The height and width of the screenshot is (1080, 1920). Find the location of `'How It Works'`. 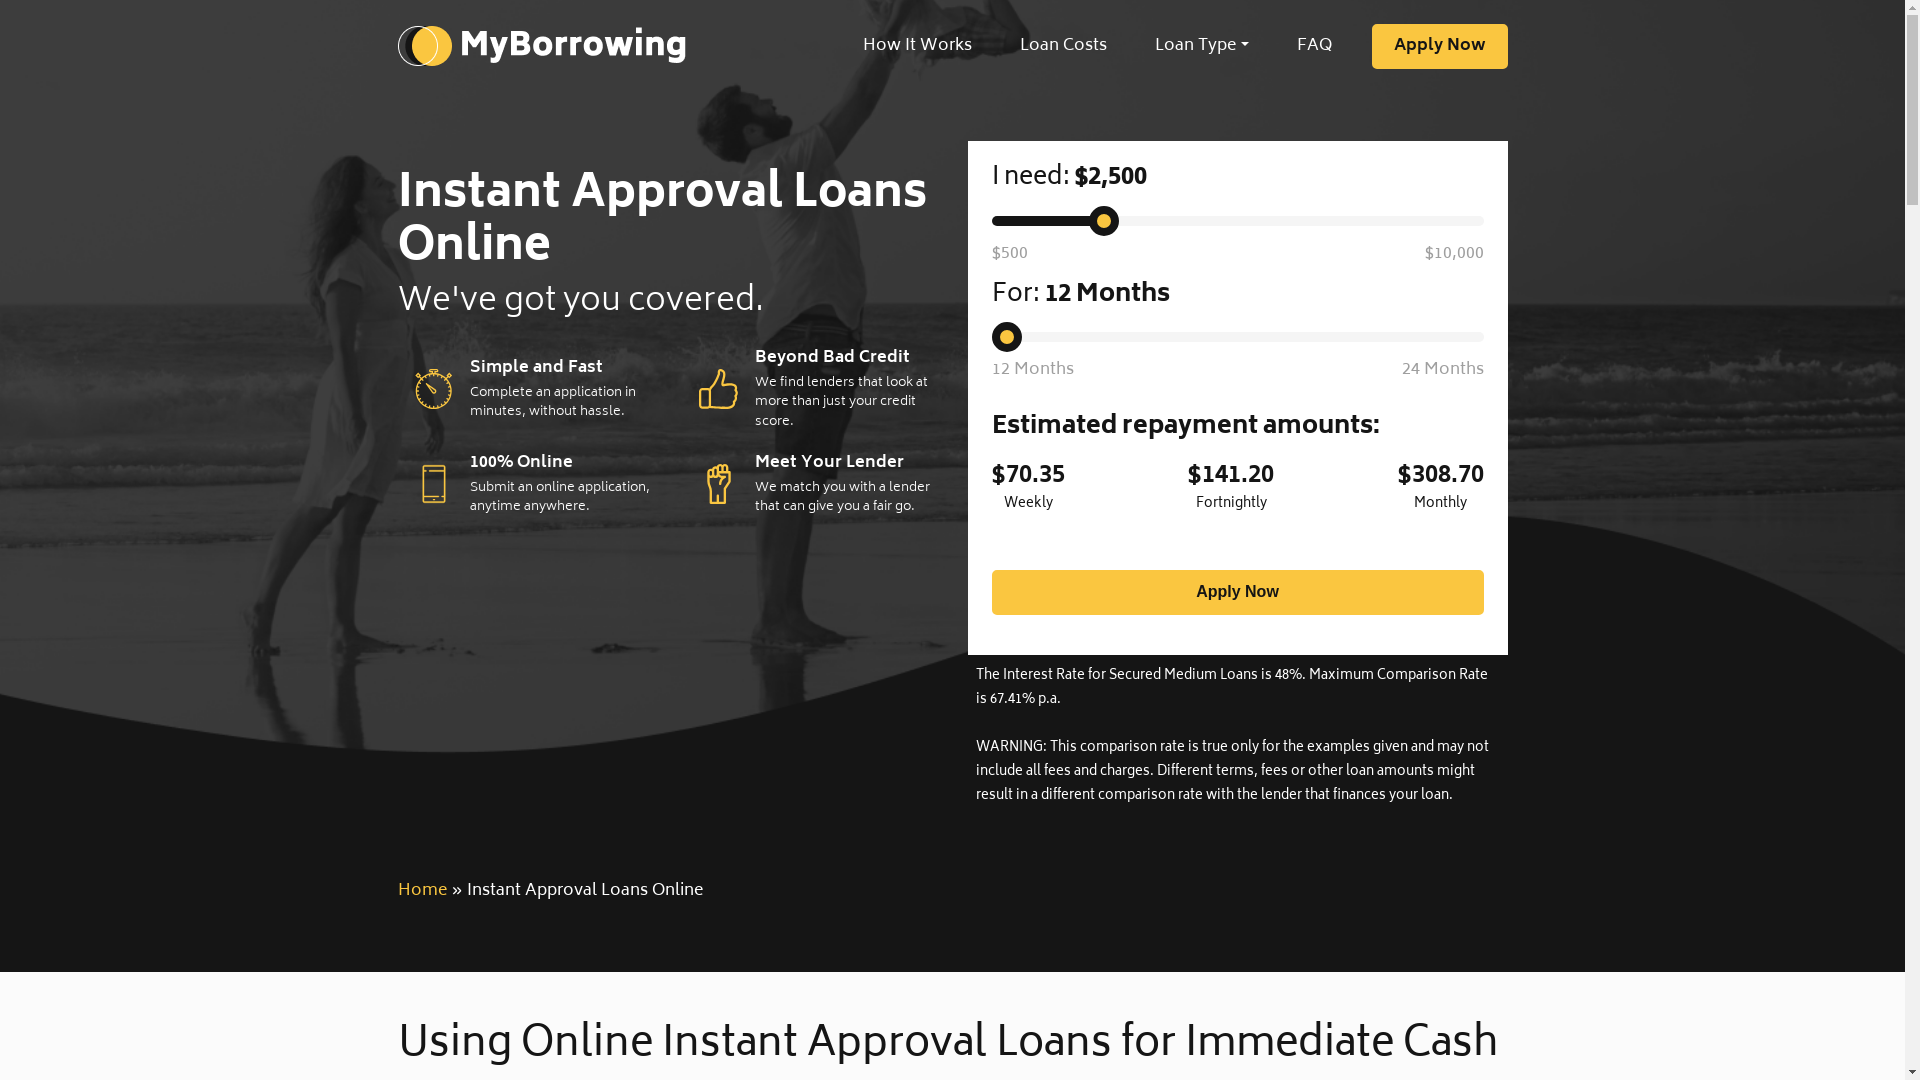

'How It Works' is located at coordinates (854, 45).